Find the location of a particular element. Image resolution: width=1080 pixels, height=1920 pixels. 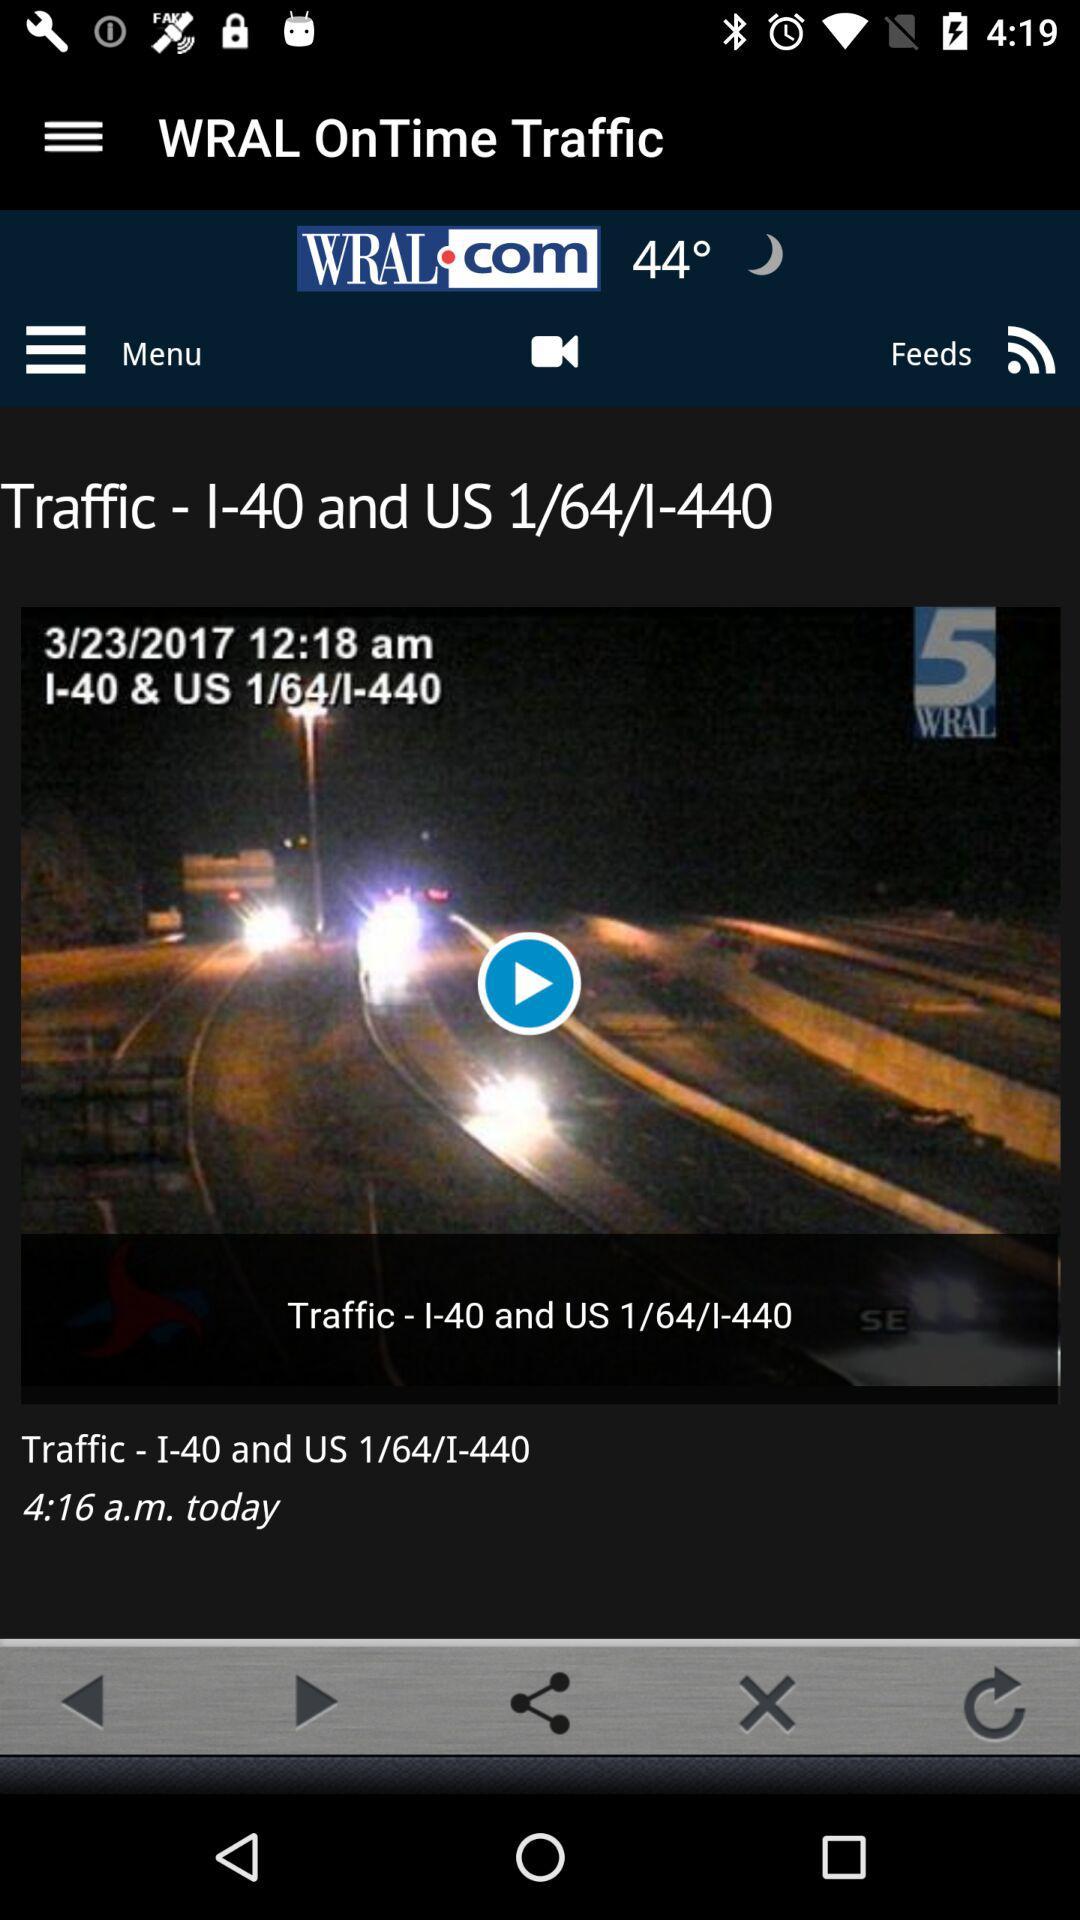

more option is located at coordinates (72, 135).